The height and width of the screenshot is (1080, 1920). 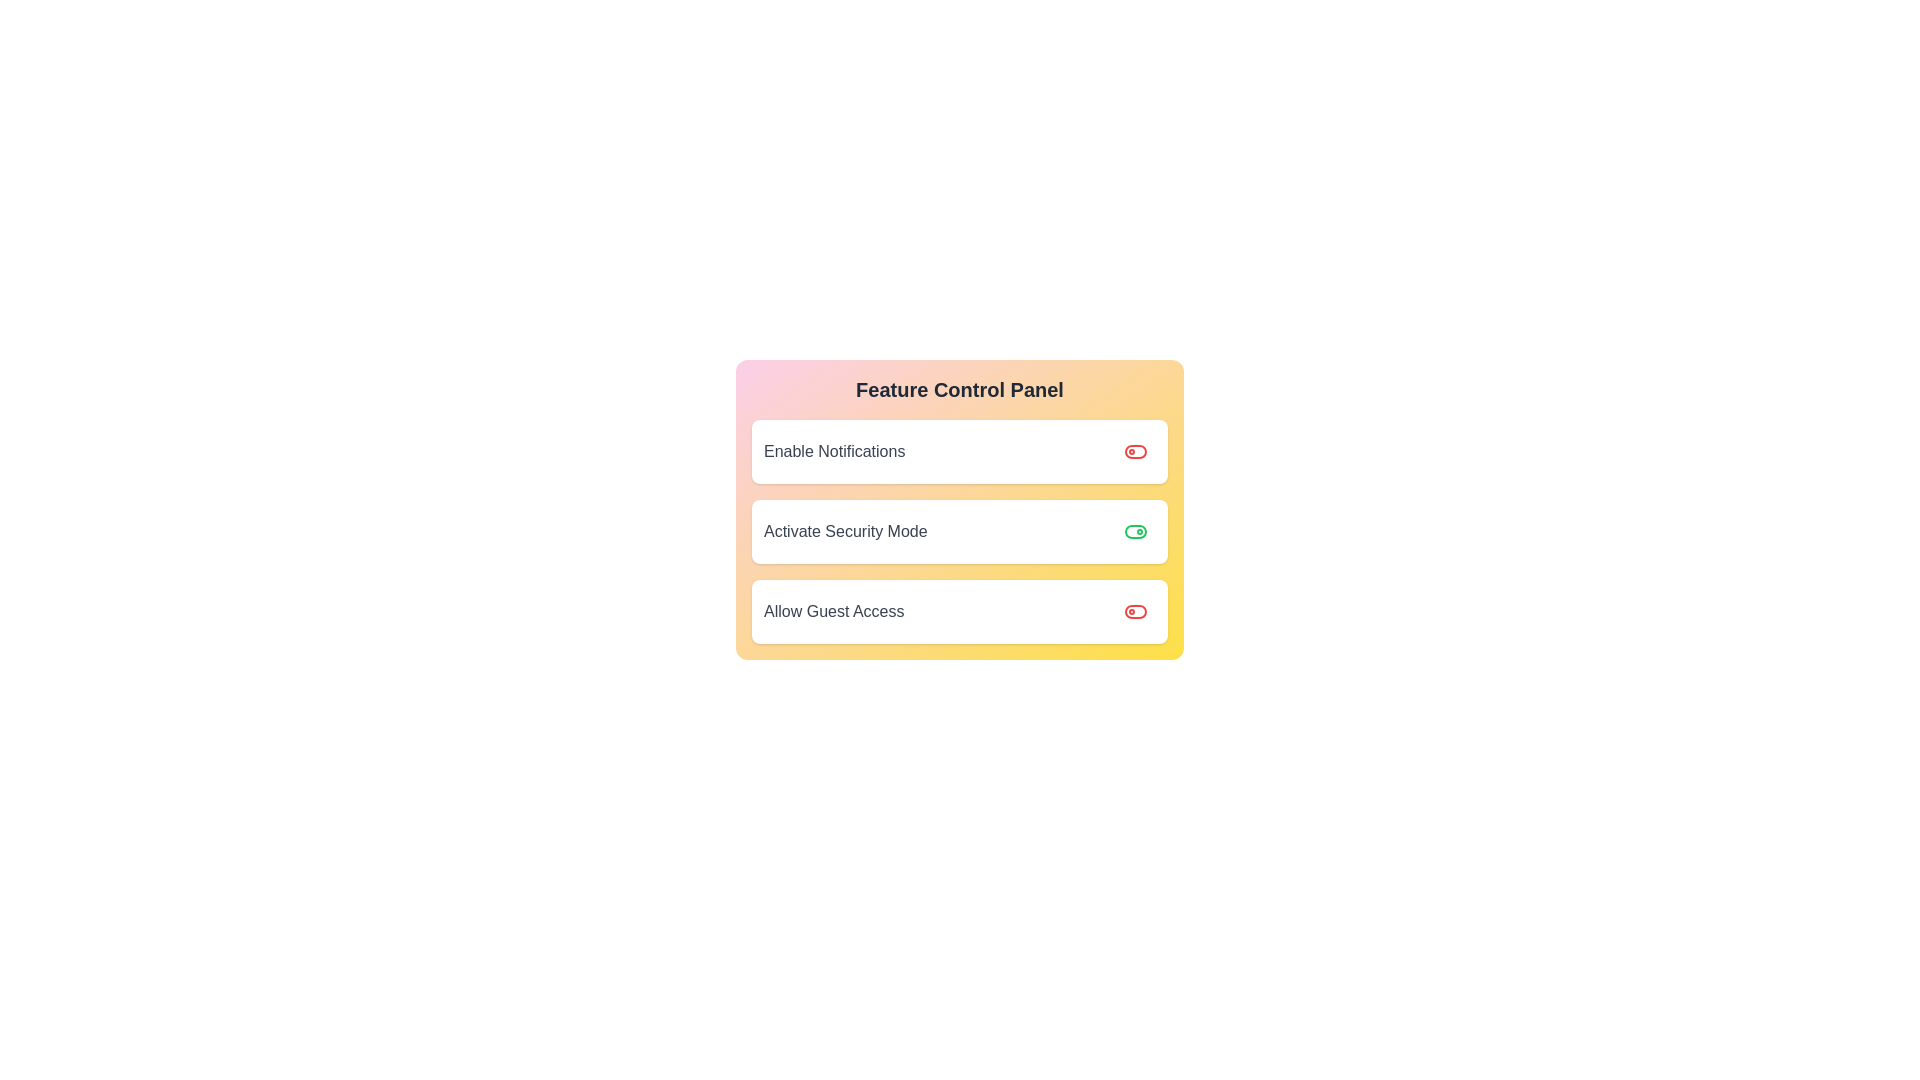 What do you see at coordinates (960, 389) in the screenshot?
I see `the text label that says 'Feature Control Panel', which is styled with a bold and enlarged font and is located at the top of the control panel` at bounding box center [960, 389].